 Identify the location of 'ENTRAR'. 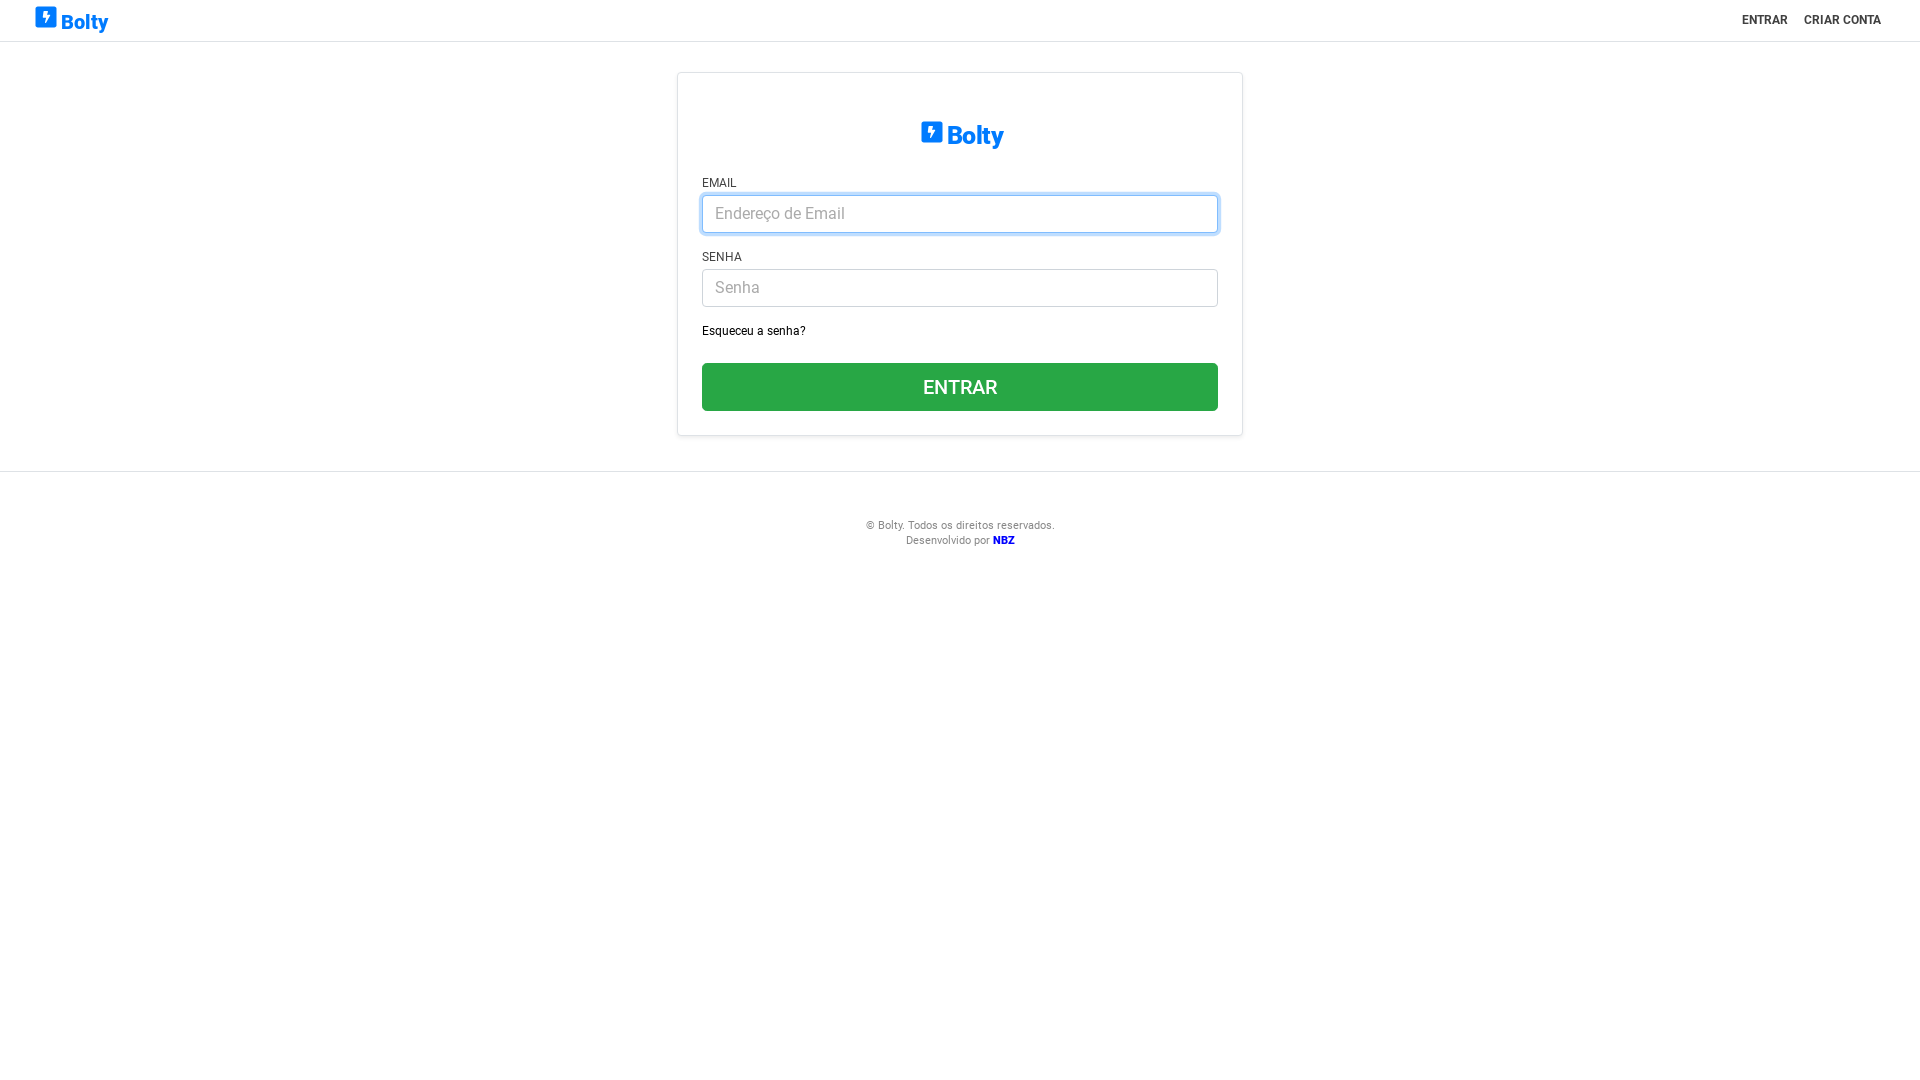
(1765, 19).